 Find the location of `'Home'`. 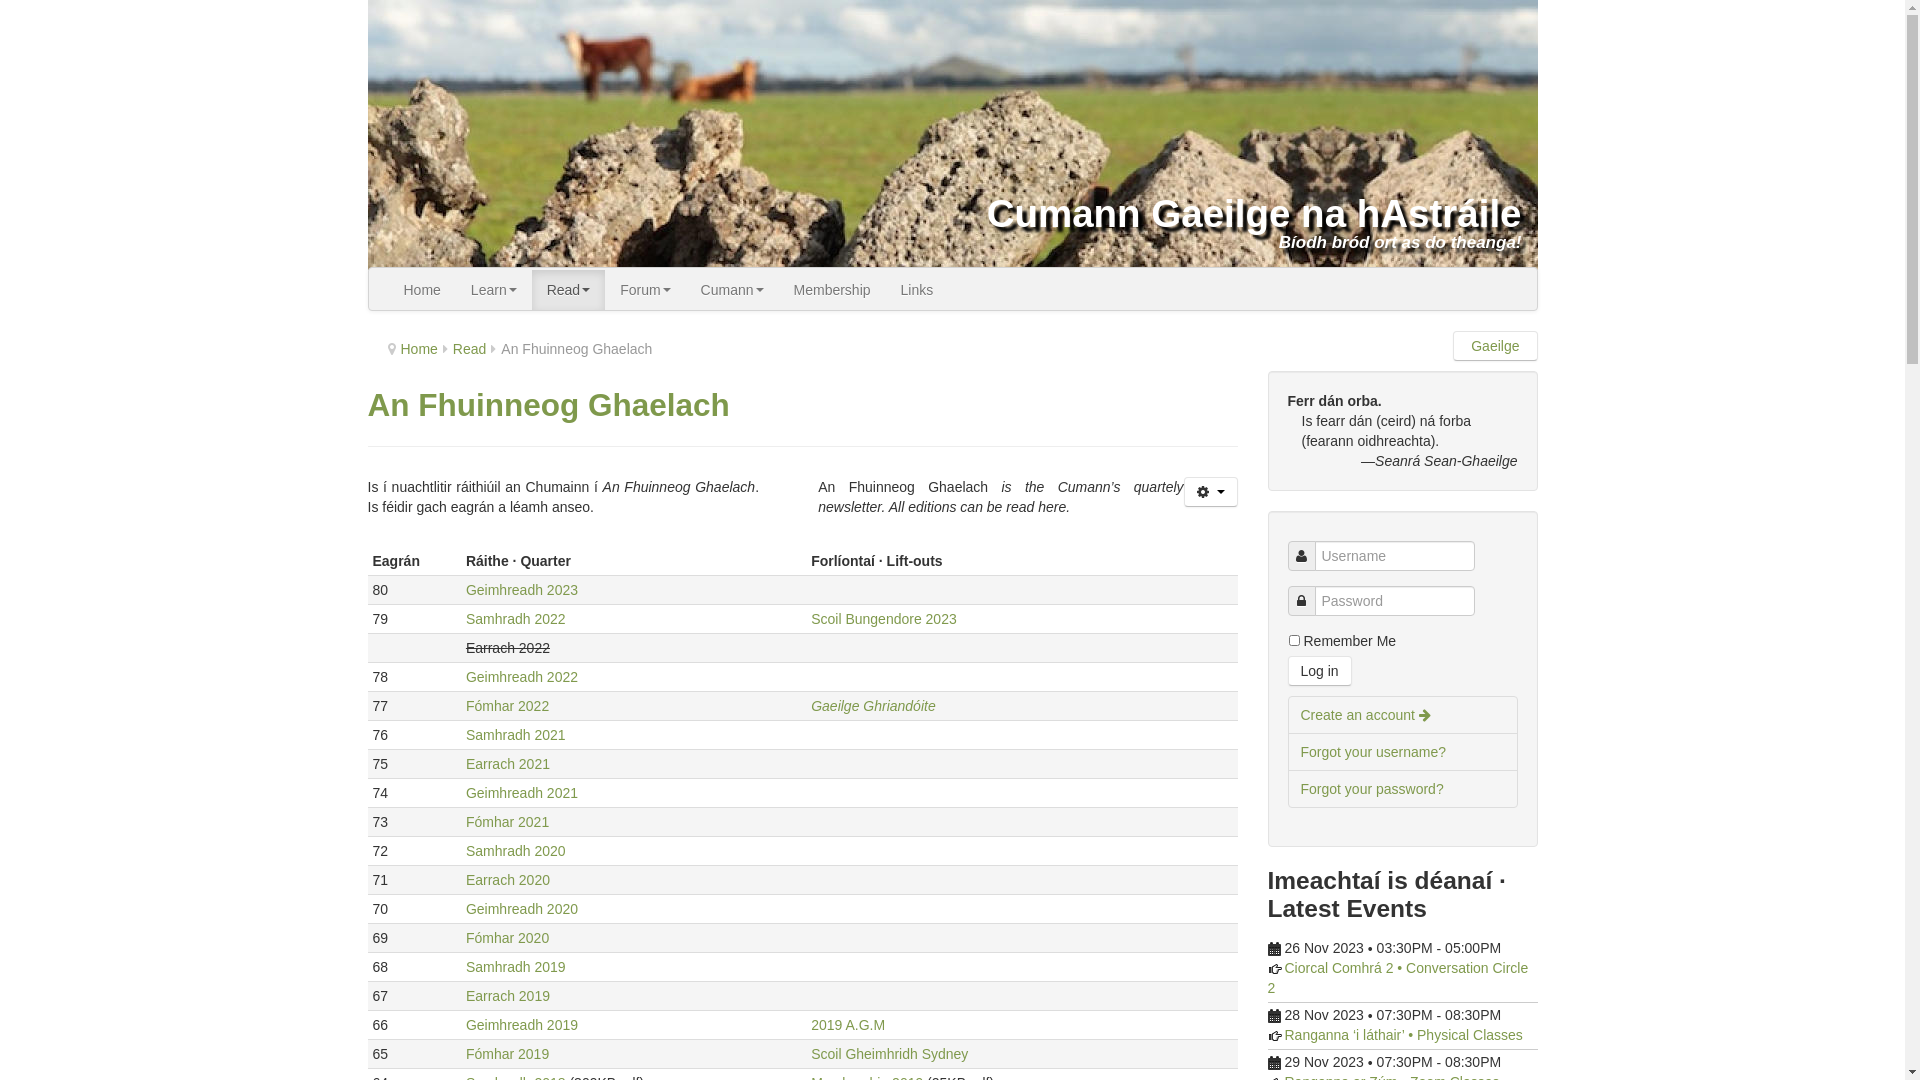

'Home' is located at coordinates (417, 347).